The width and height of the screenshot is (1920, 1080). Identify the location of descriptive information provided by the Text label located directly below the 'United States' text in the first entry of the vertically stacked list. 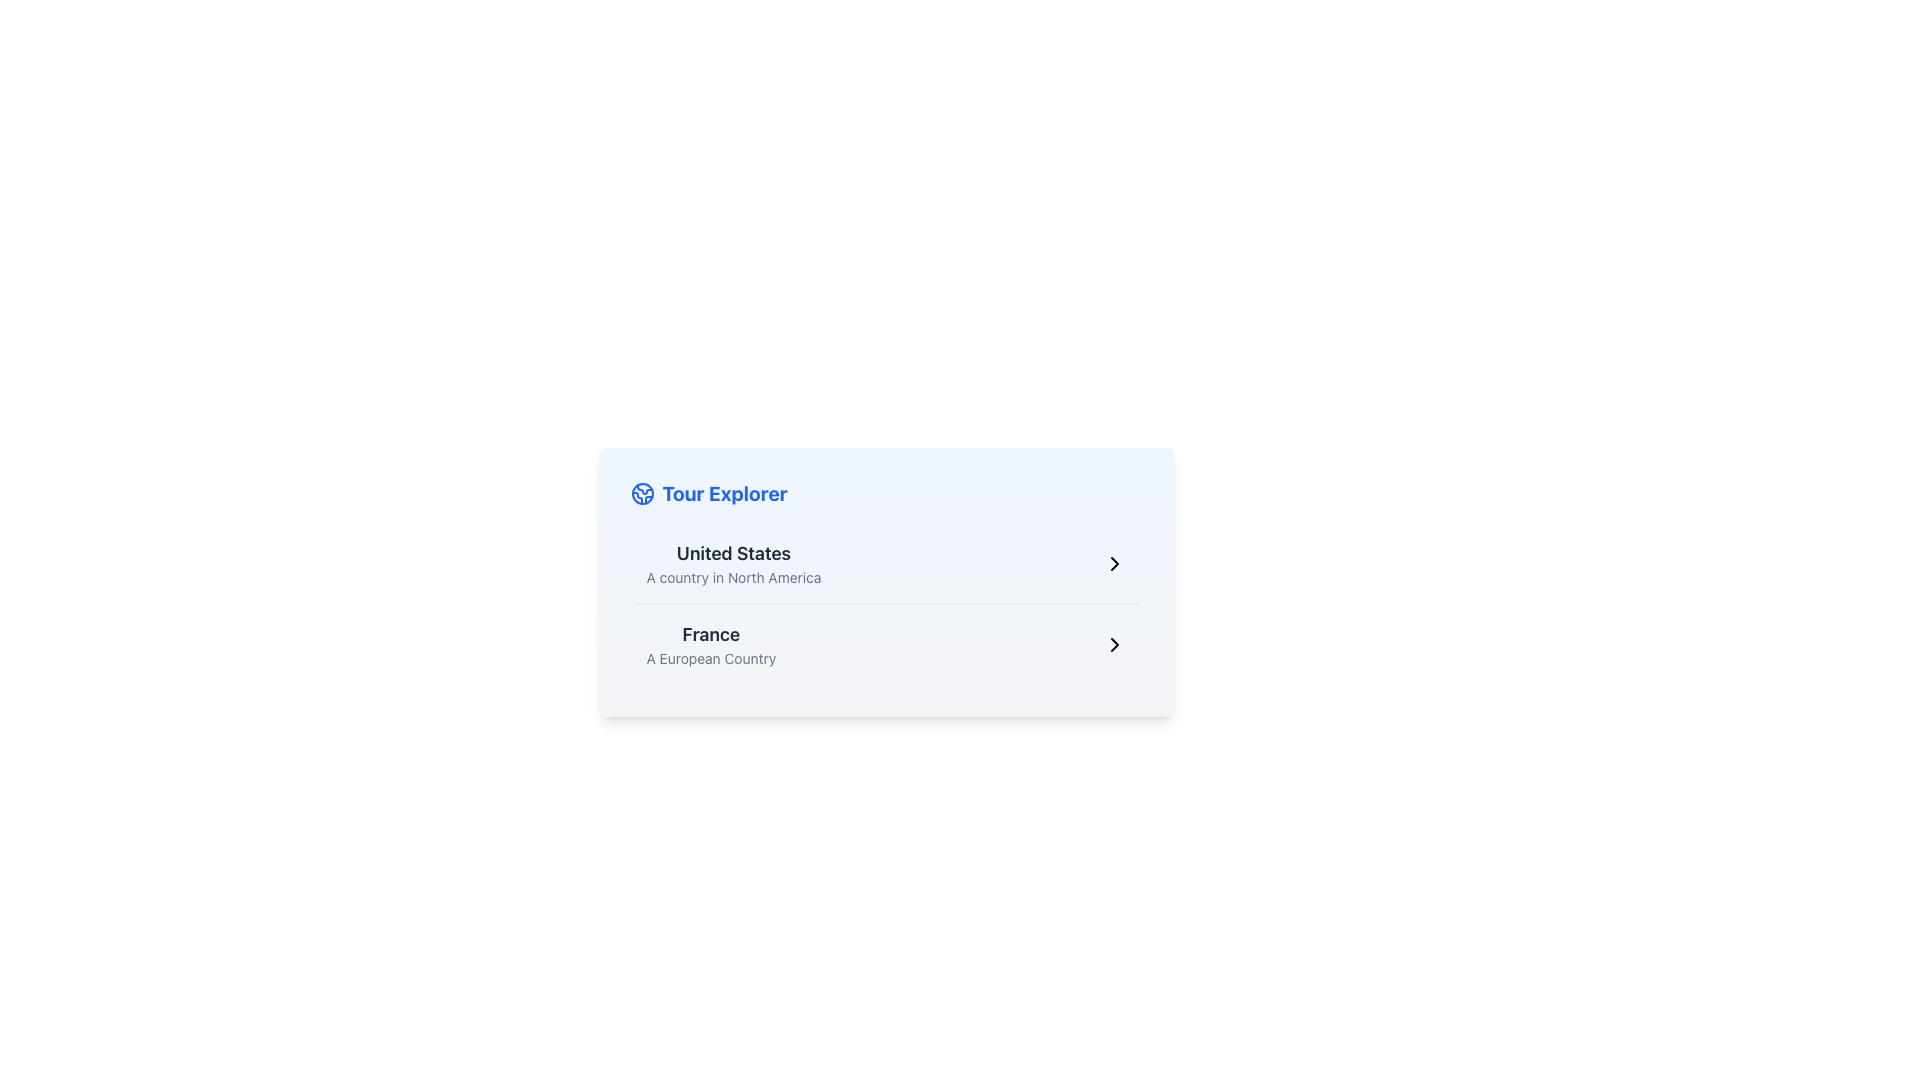
(733, 578).